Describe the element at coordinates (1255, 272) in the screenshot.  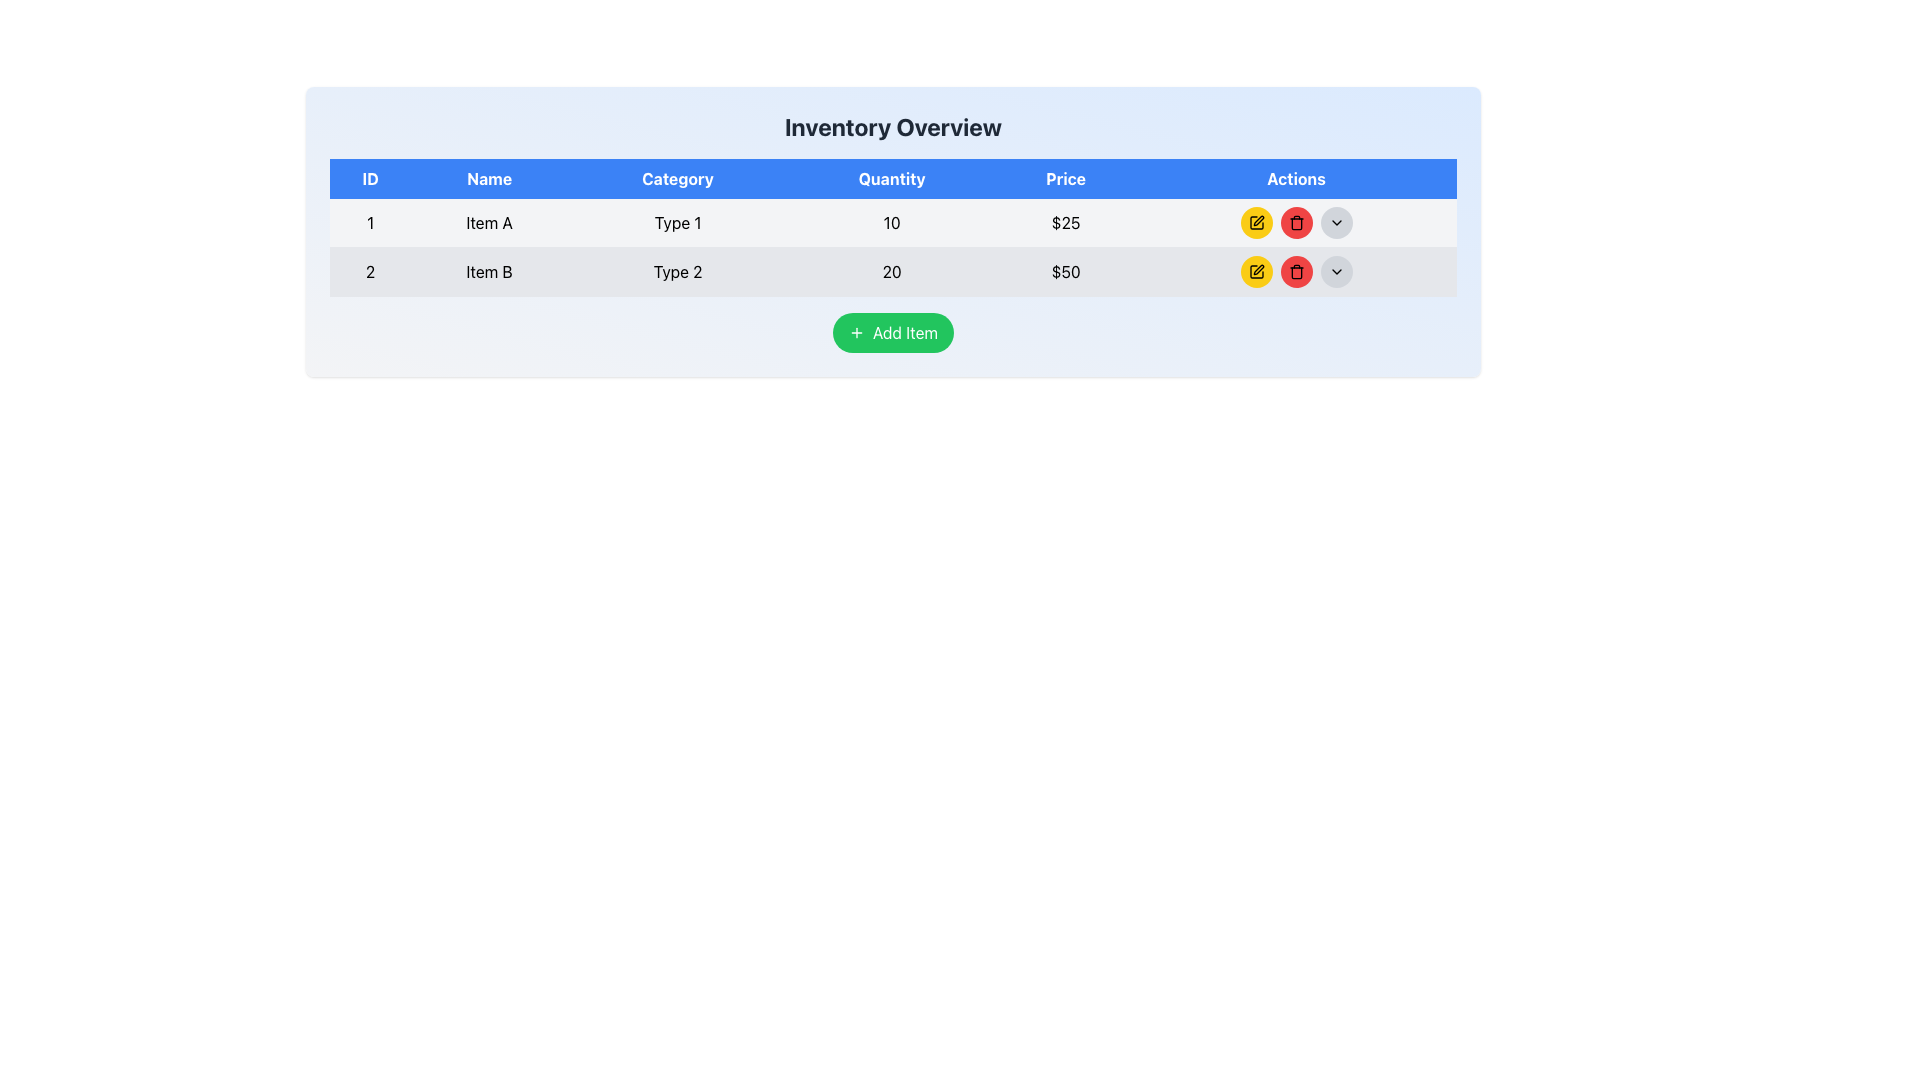
I see `the circular yellow button with a black edit icon in the 'Actions' column of the 'Inventory Overview' table to observe the hover effect` at that location.